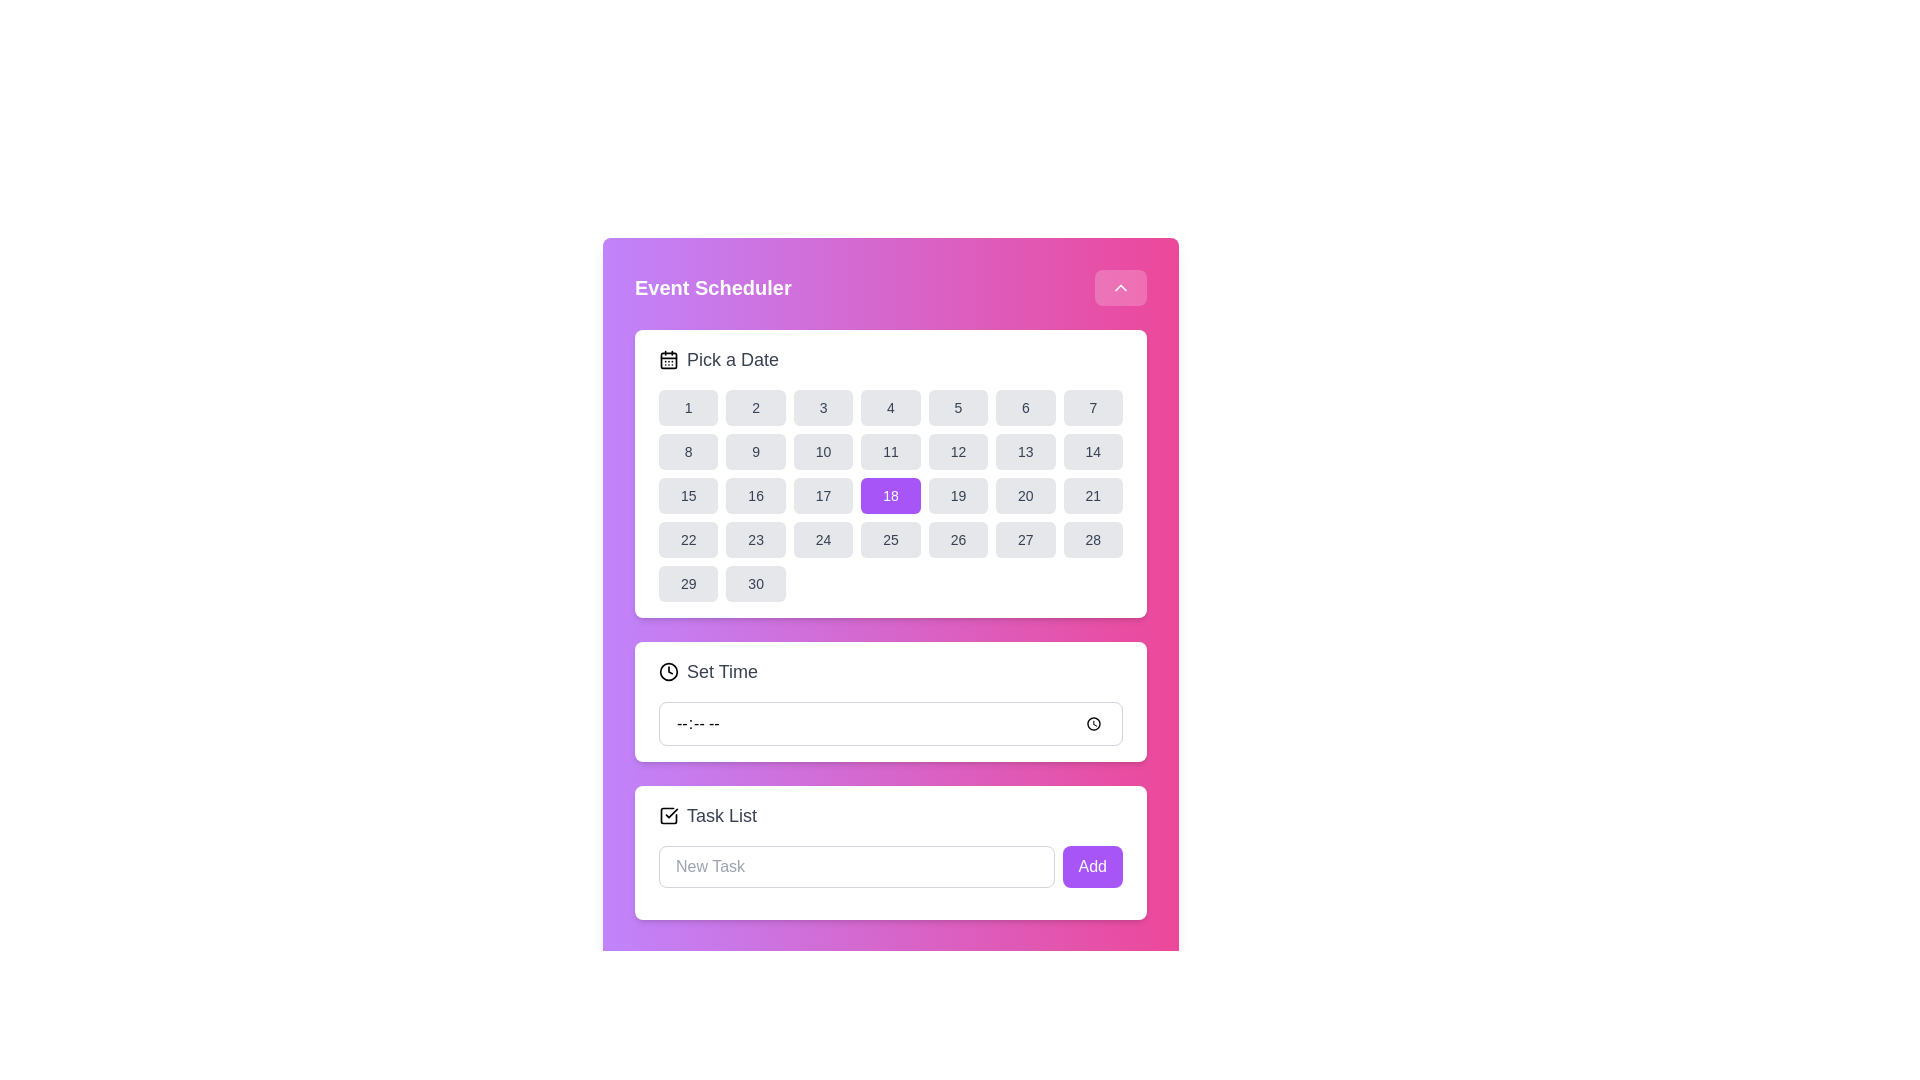 Image resolution: width=1920 pixels, height=1080 pixels. What do you see at coordinates (890, 407) in the screenshot?
I see `the small rounded rectangular button labeled '4' in the 'Pick a Date' section of the 'Event Scheduler' interface` at bounding box center [890, 407].